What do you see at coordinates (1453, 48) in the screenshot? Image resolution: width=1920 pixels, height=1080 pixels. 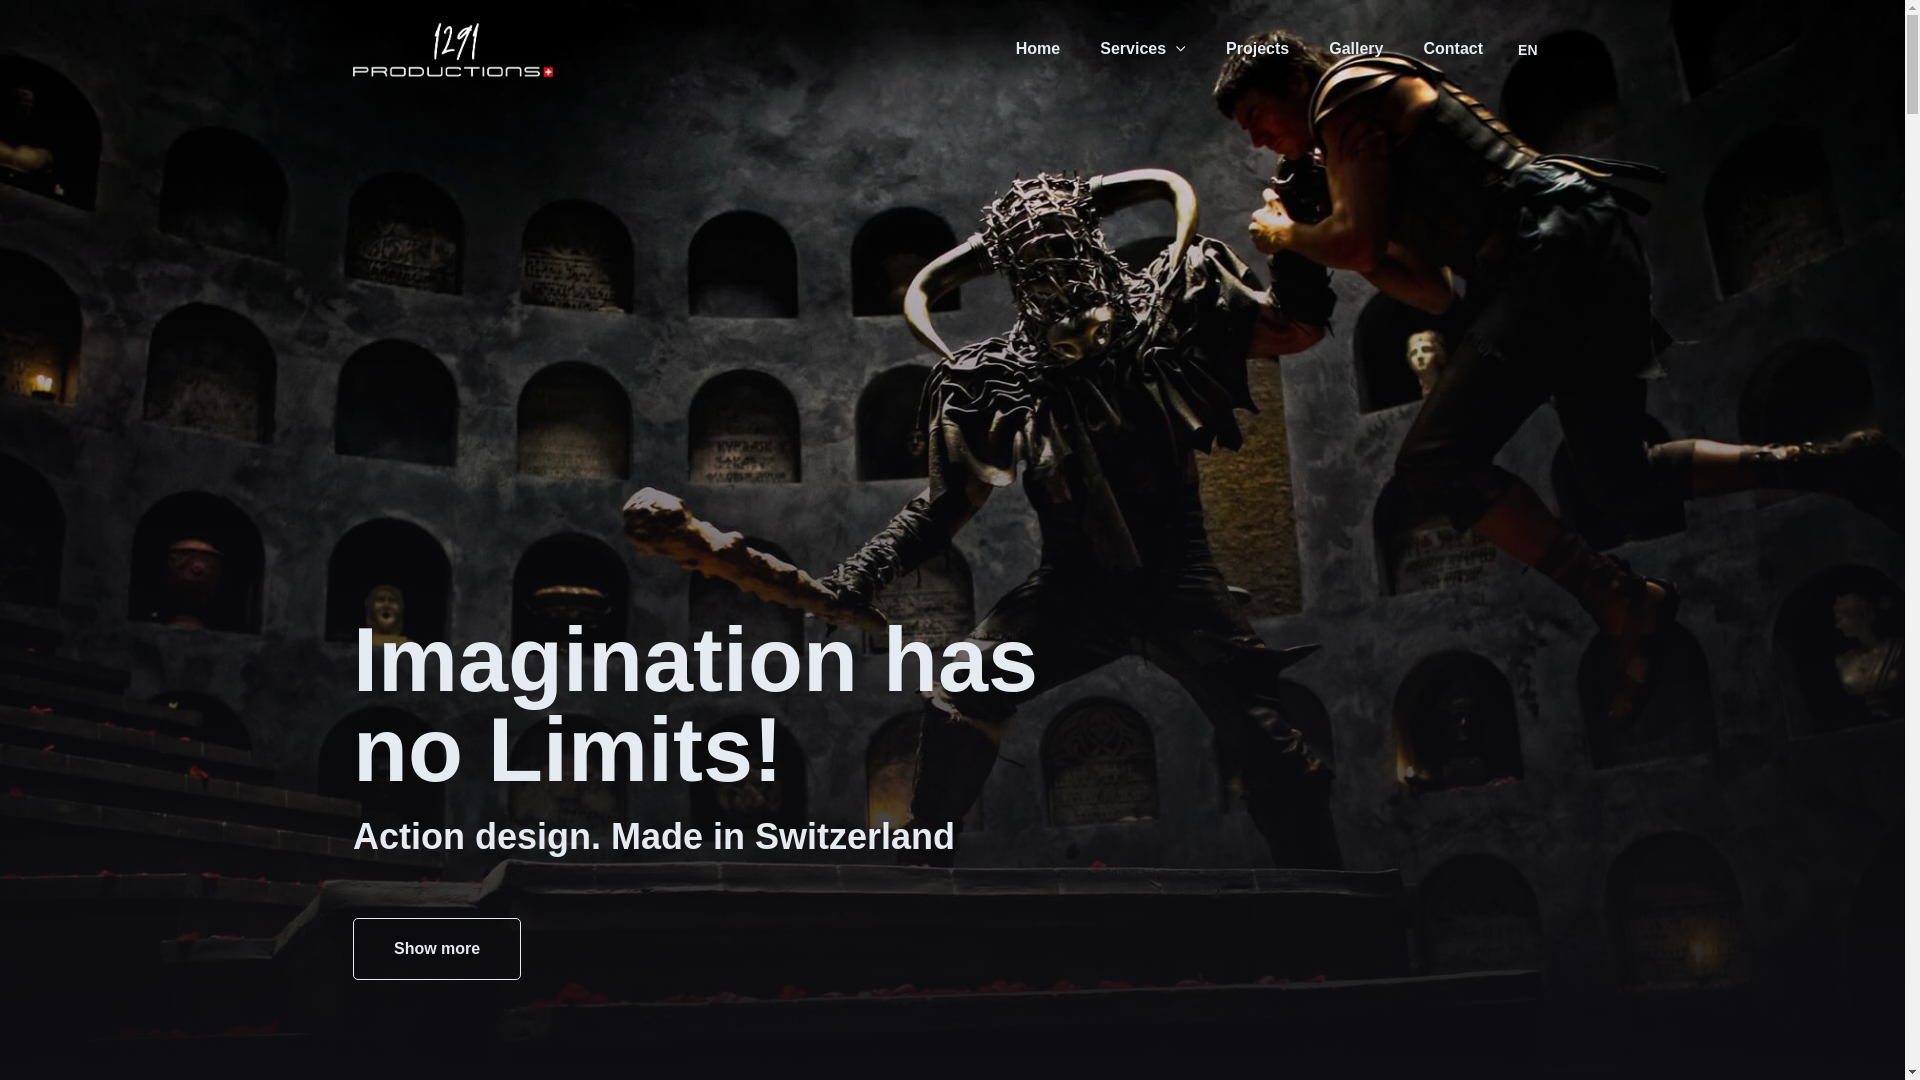 I see `'Contact'` at bounding box center [1453, 48].